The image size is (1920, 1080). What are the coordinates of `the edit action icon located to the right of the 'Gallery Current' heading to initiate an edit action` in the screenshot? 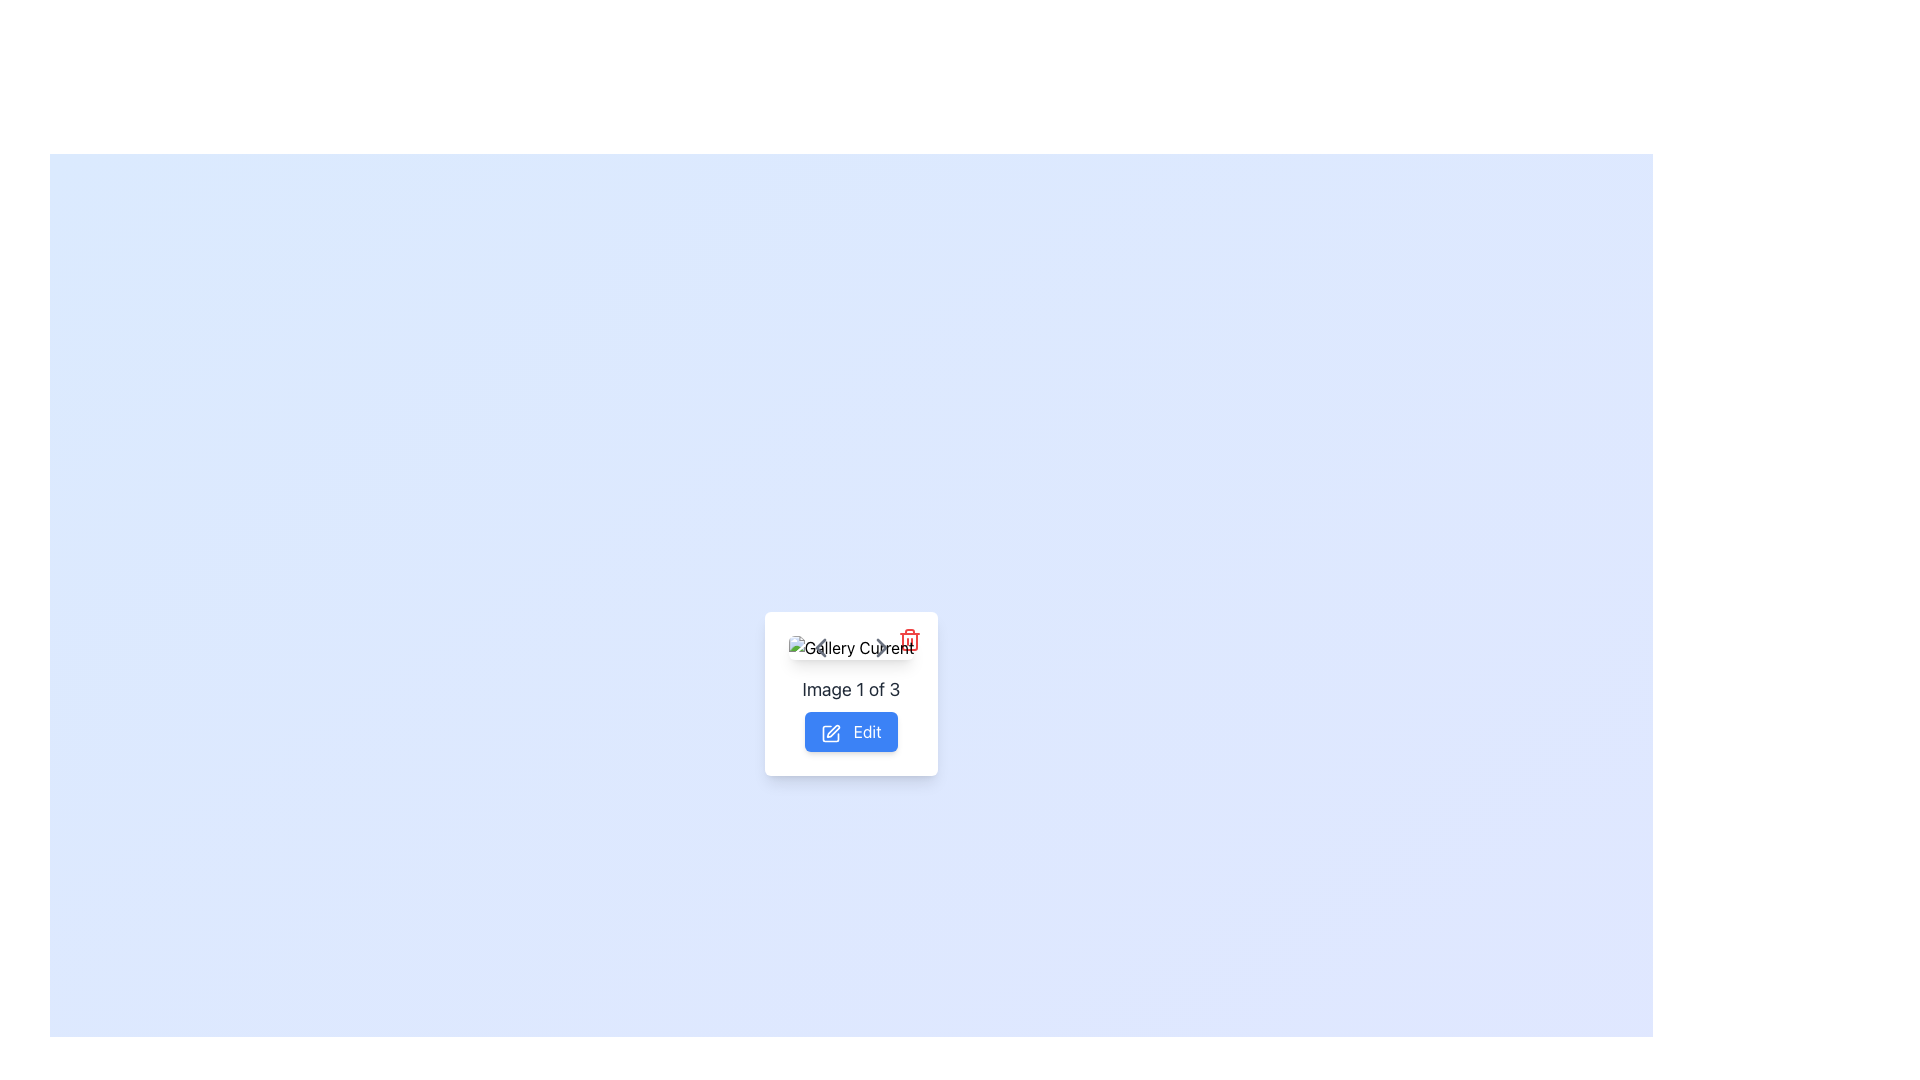 It's located at (834, 731).